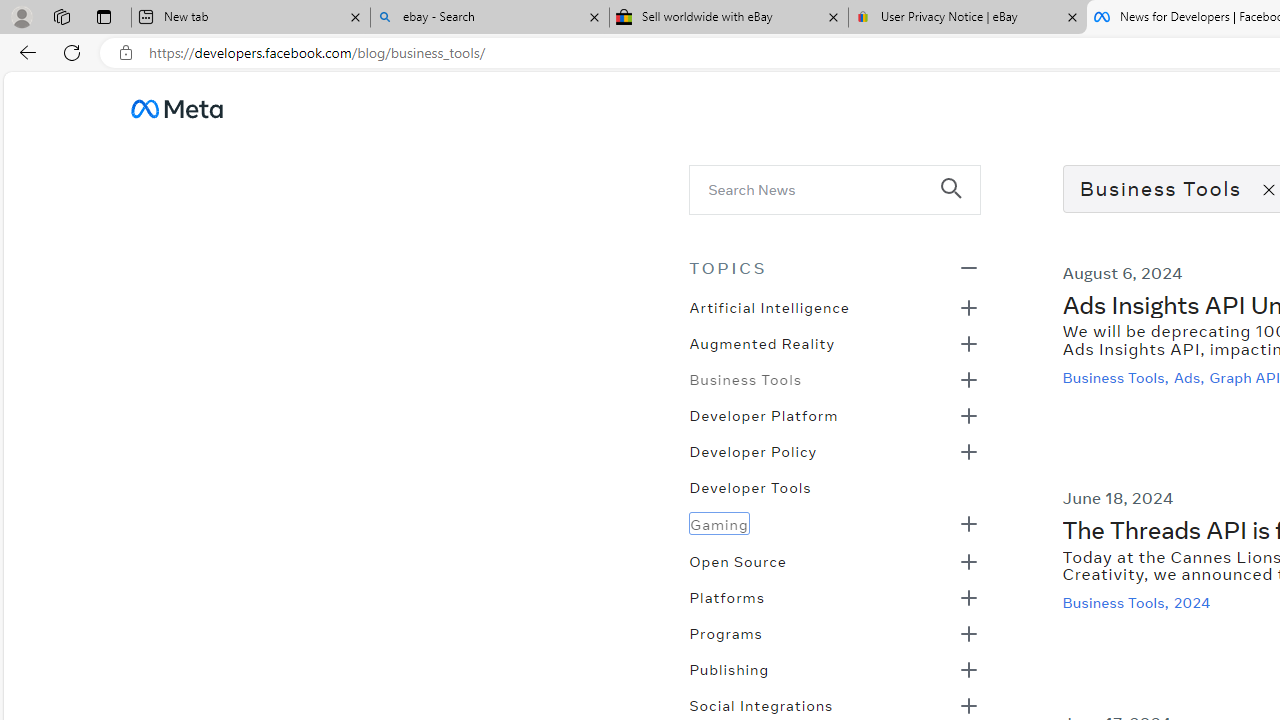 Image resolution: width=1280 pixels, height=720 pixels. Describe the element at coordinates (724, 631) in the screenshot. I see `'Programs'` at that location.